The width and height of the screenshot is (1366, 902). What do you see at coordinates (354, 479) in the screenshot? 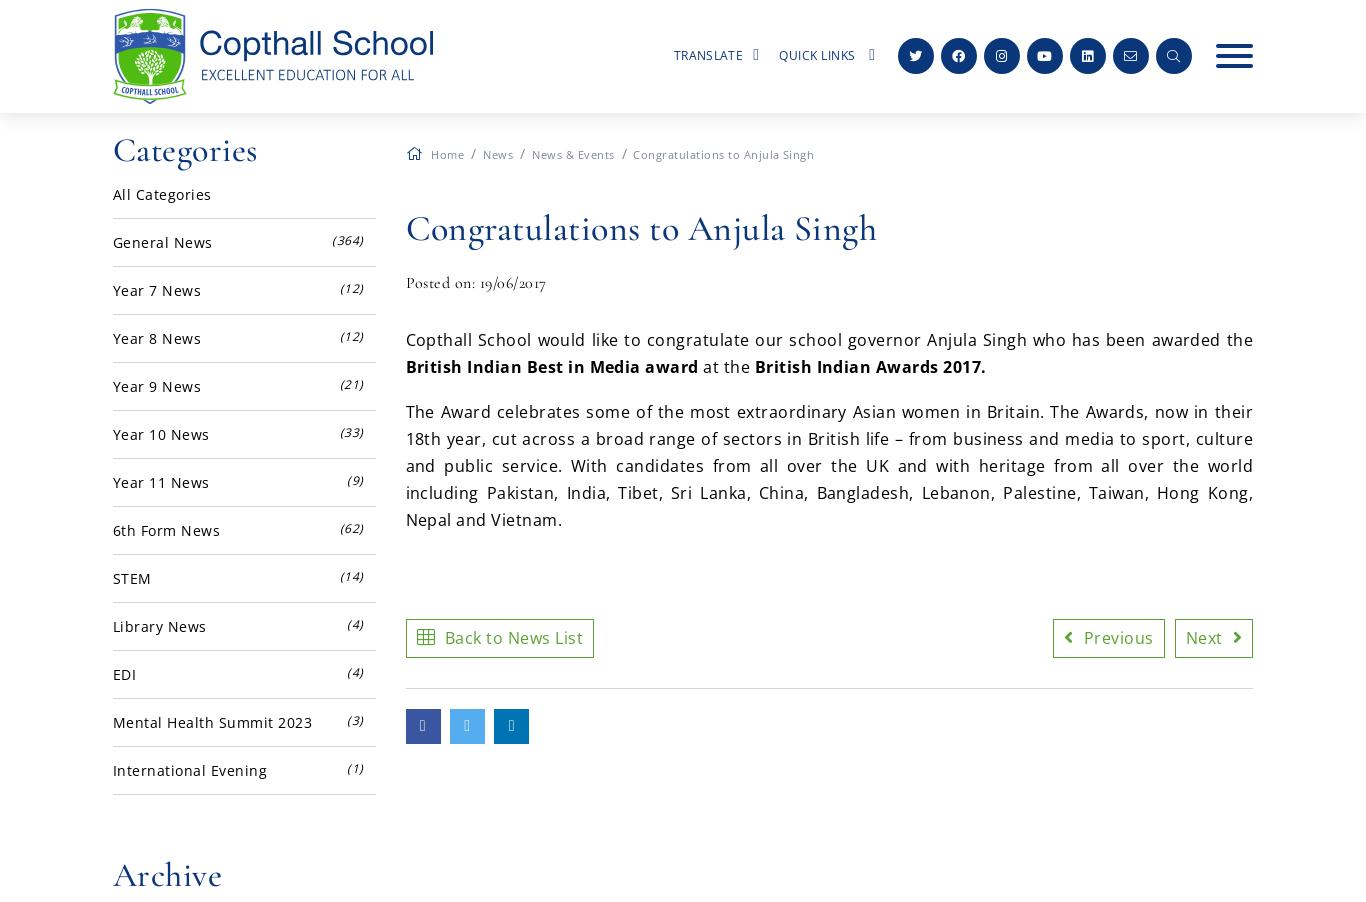
I see `'(9)'` at bounding box center [354, 479].